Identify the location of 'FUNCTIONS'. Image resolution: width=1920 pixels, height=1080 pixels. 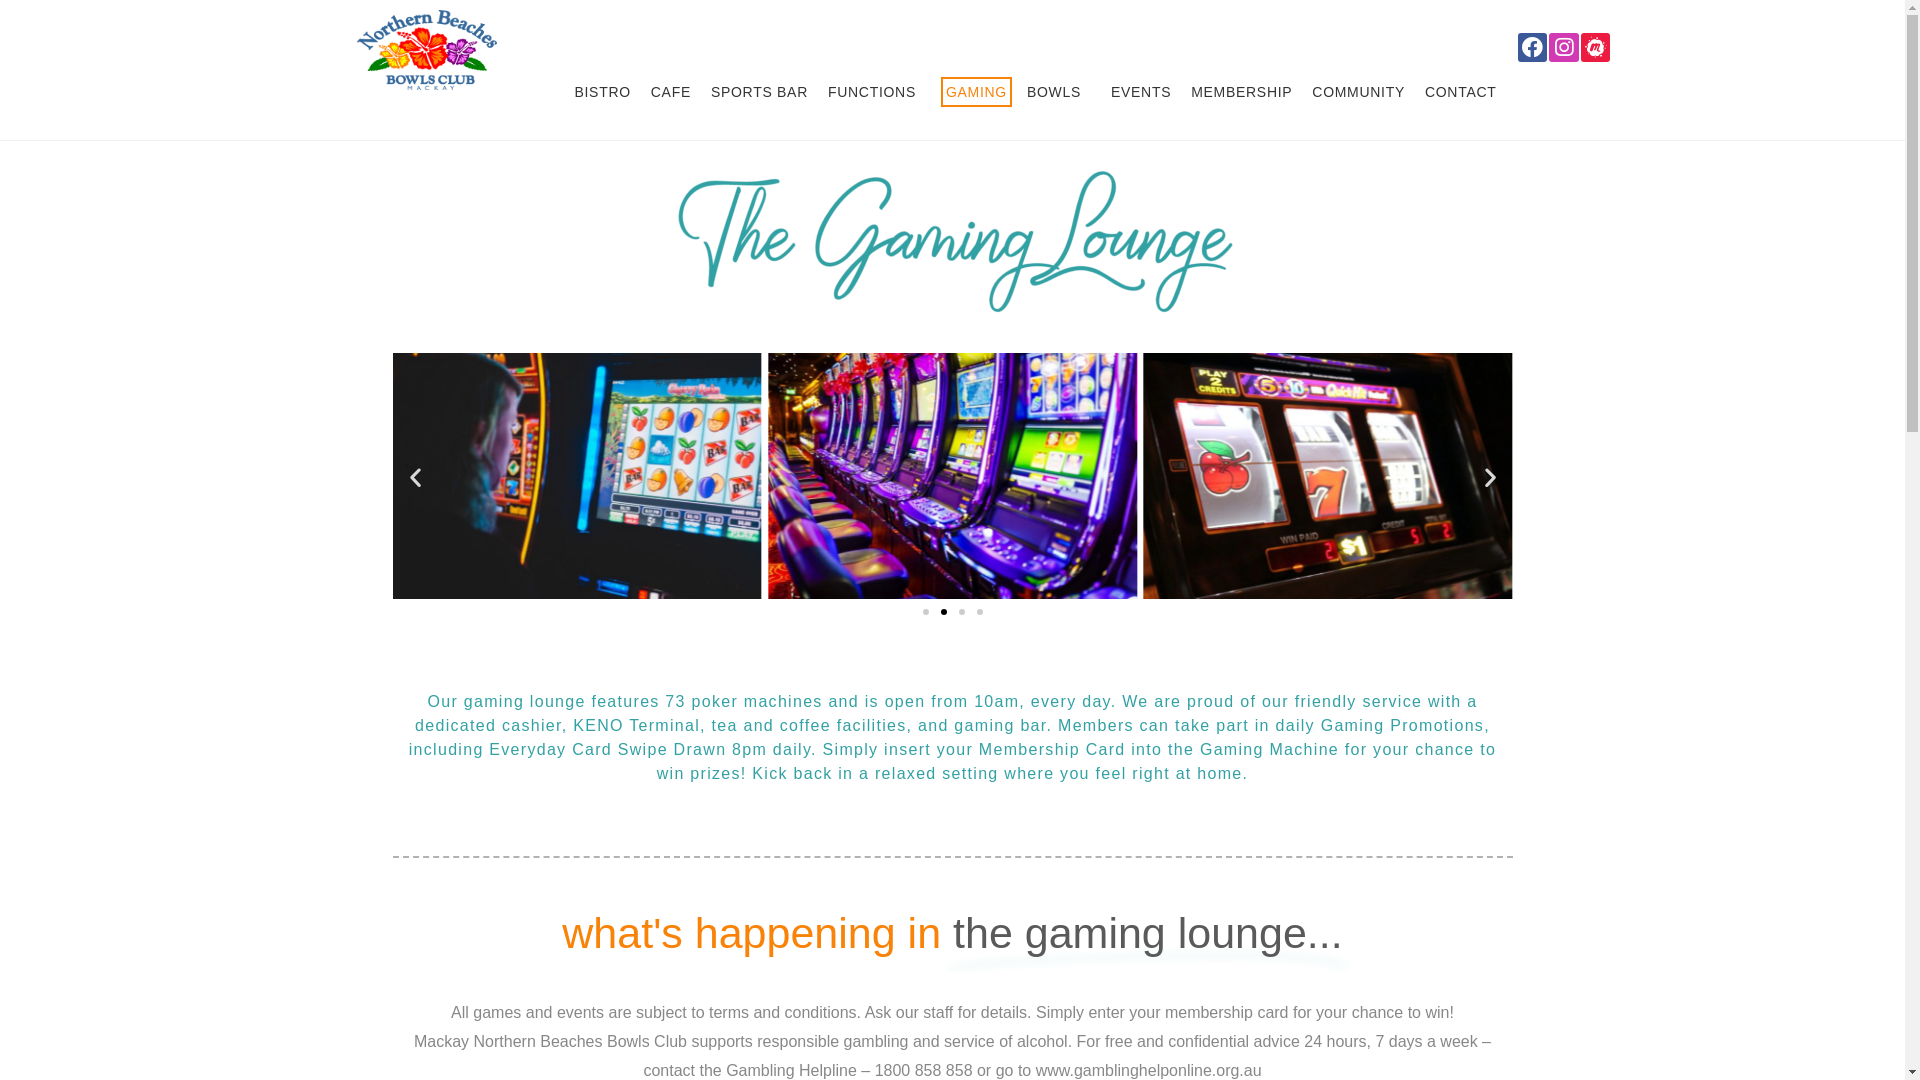
(877, 92).